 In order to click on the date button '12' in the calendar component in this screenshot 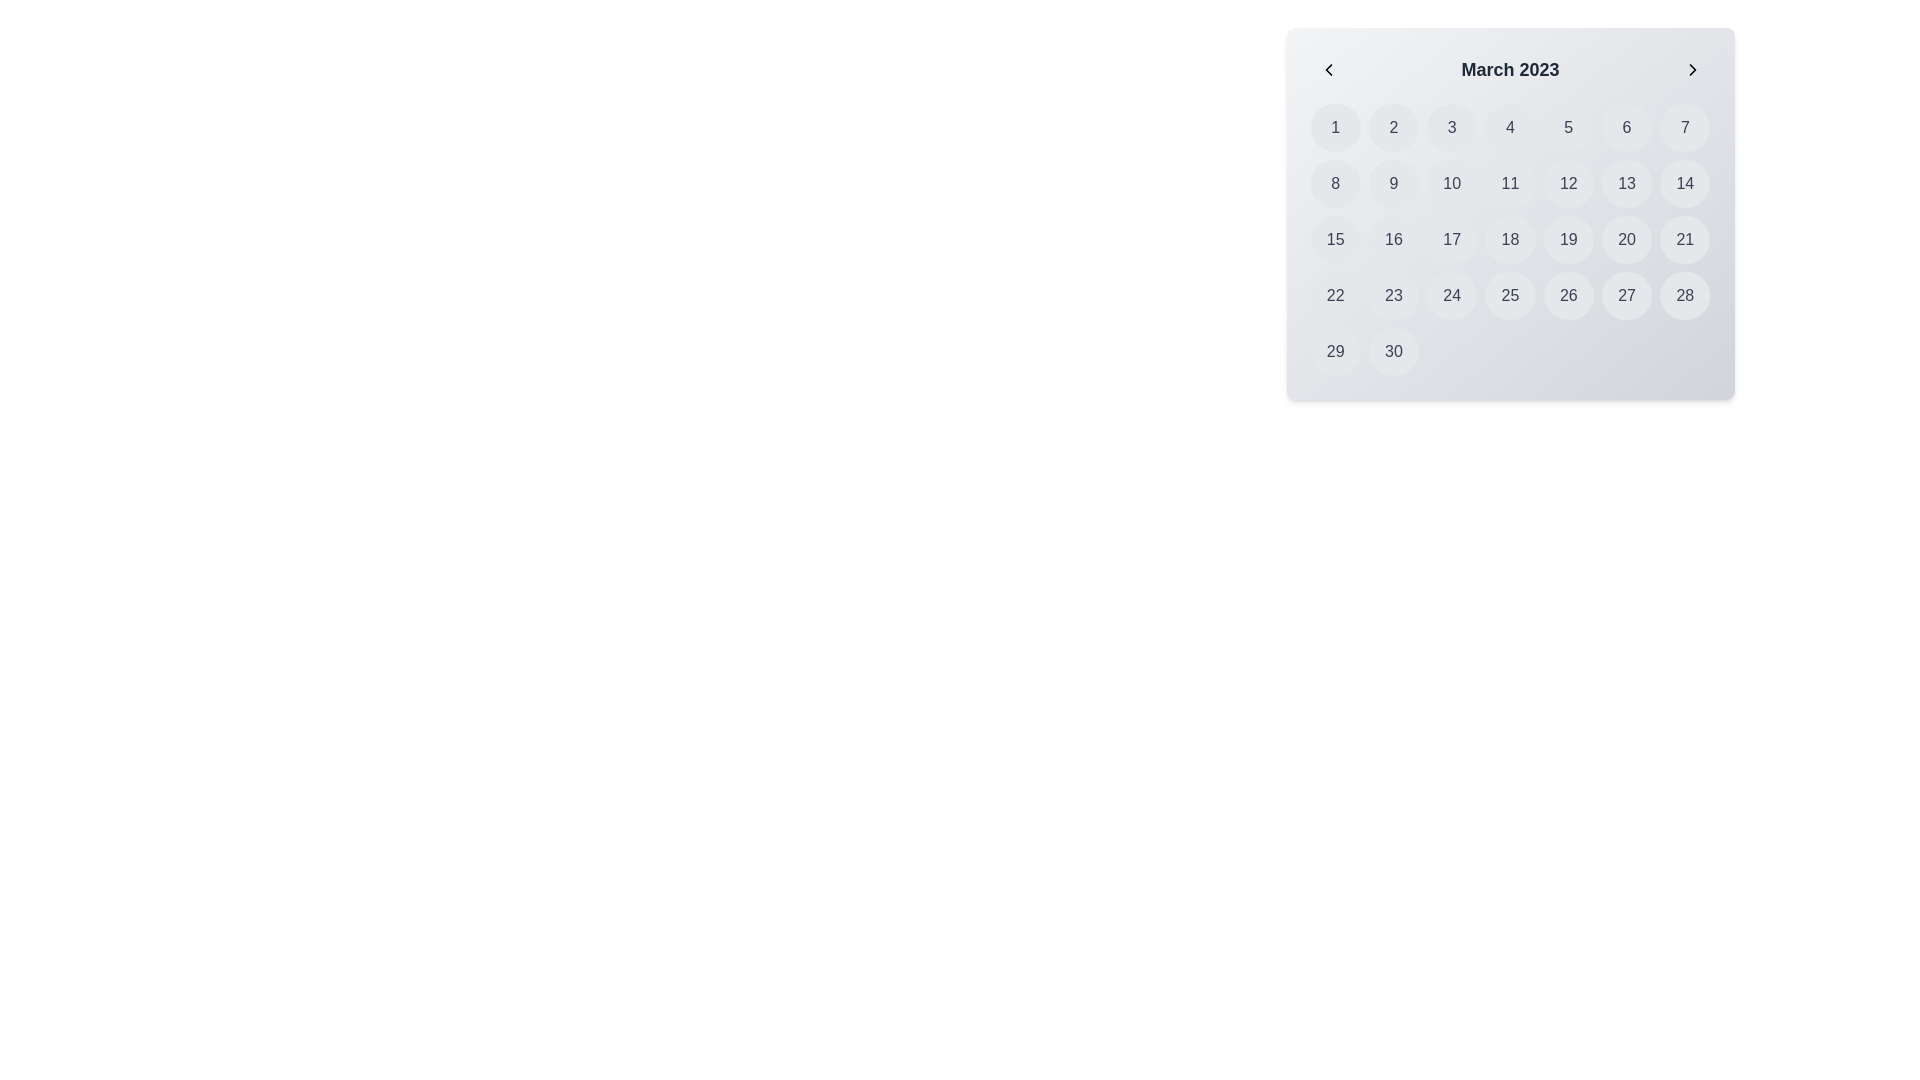, I will do `click(1567, 184)`.